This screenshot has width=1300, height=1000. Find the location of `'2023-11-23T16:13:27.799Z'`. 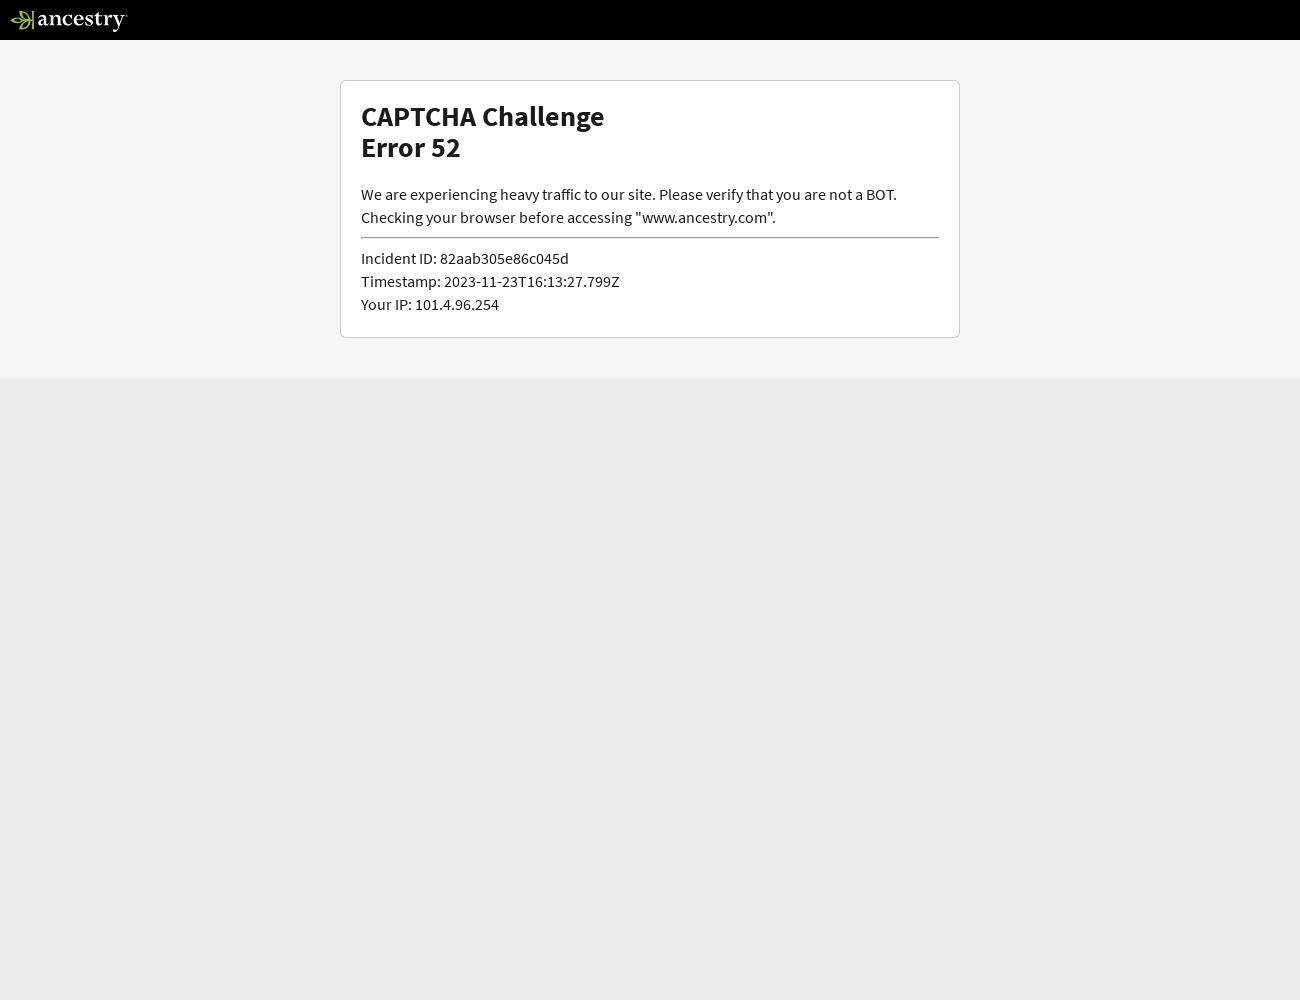

'2023-11-23T16:13:27.799Z' is located at coordinates (531, 281).